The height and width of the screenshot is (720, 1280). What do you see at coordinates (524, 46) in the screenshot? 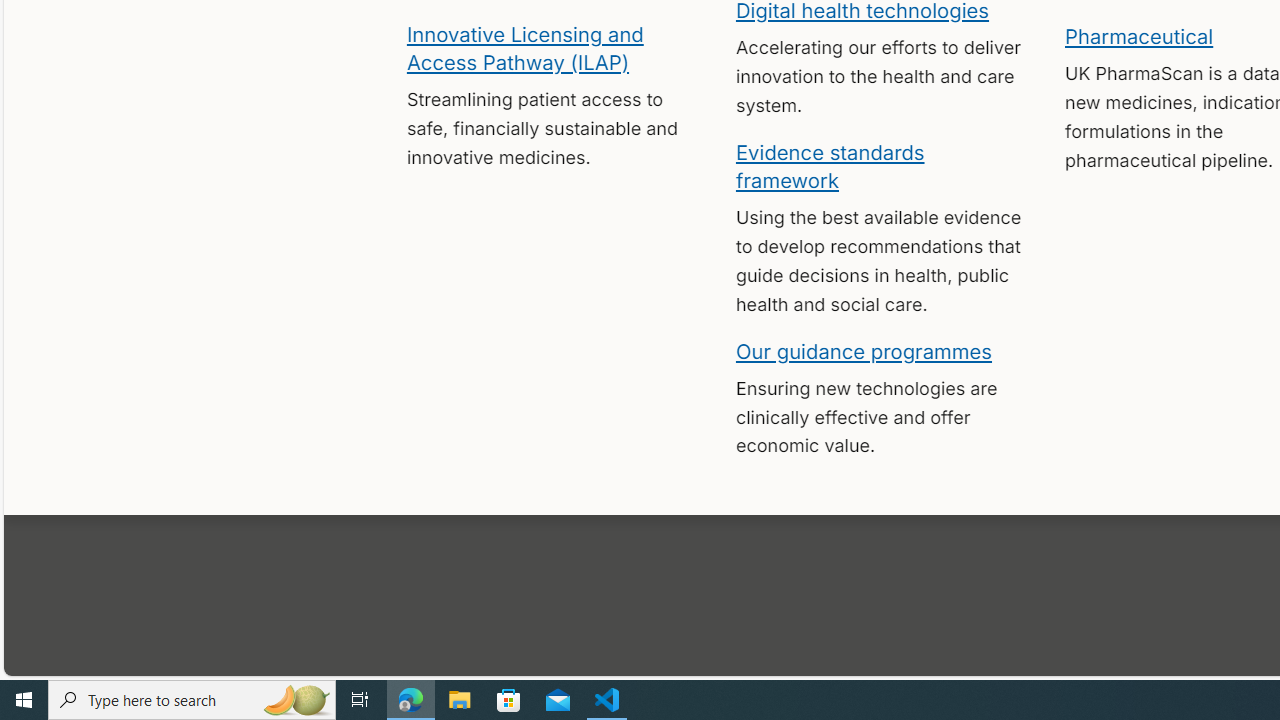
I see `'Innovative Licensing and Access Pathway (ILAP)'` at bounding box center [524, 46].